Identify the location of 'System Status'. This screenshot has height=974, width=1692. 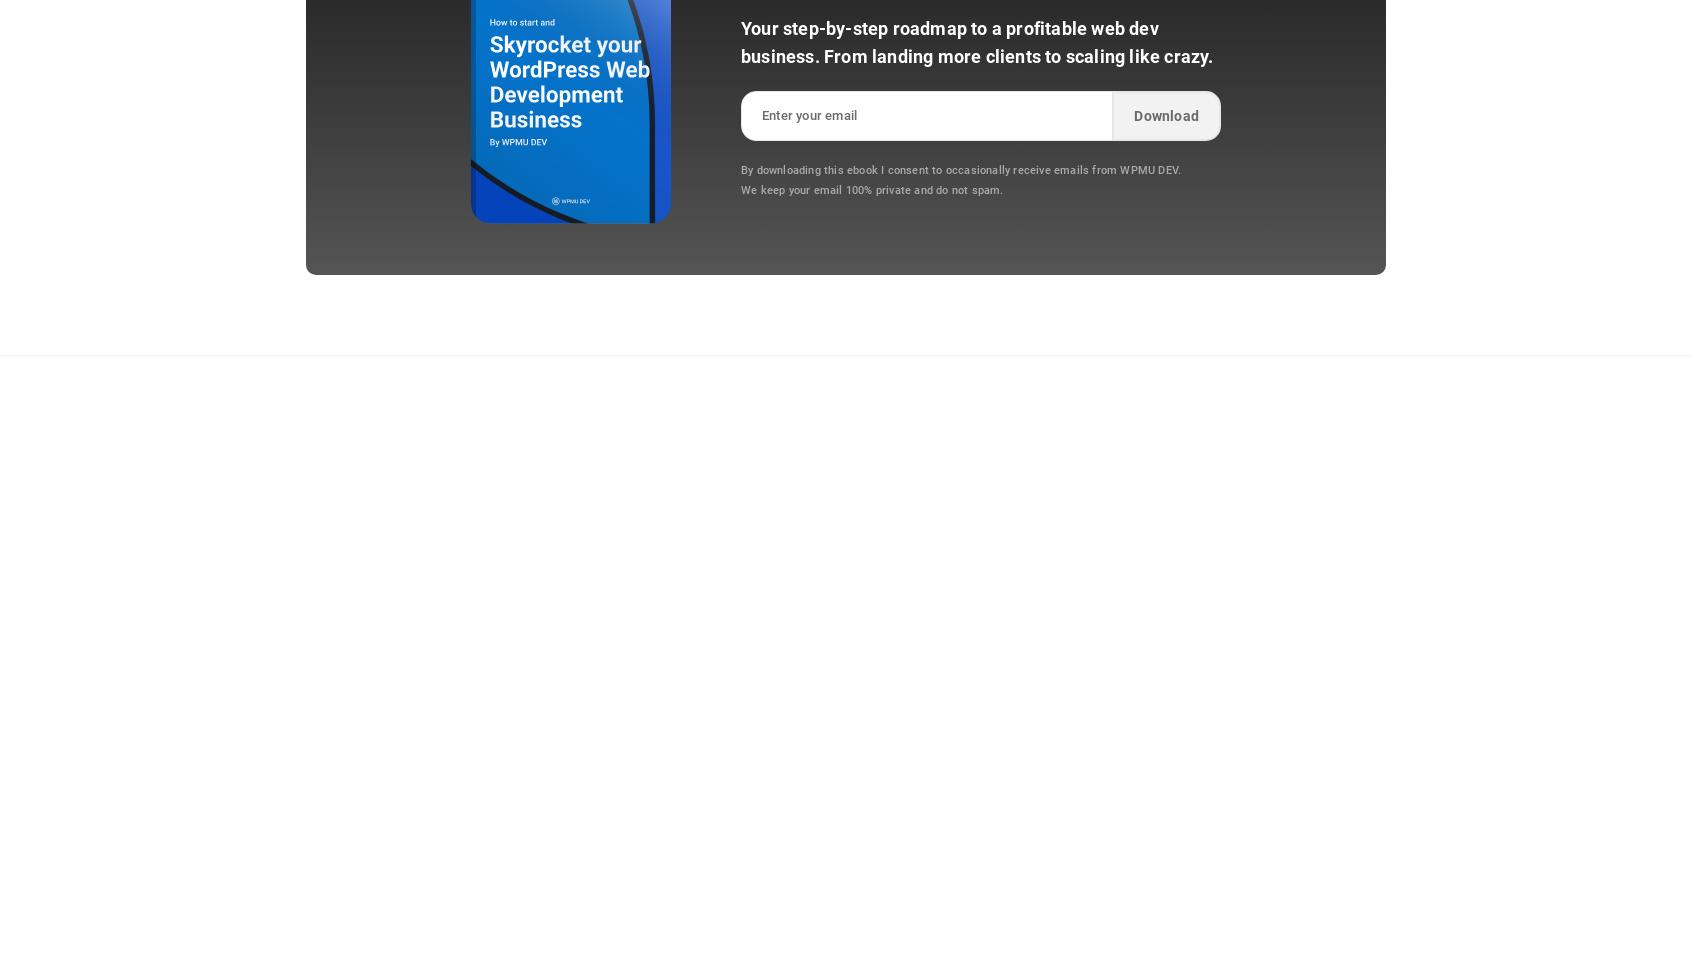
(1289, 626).